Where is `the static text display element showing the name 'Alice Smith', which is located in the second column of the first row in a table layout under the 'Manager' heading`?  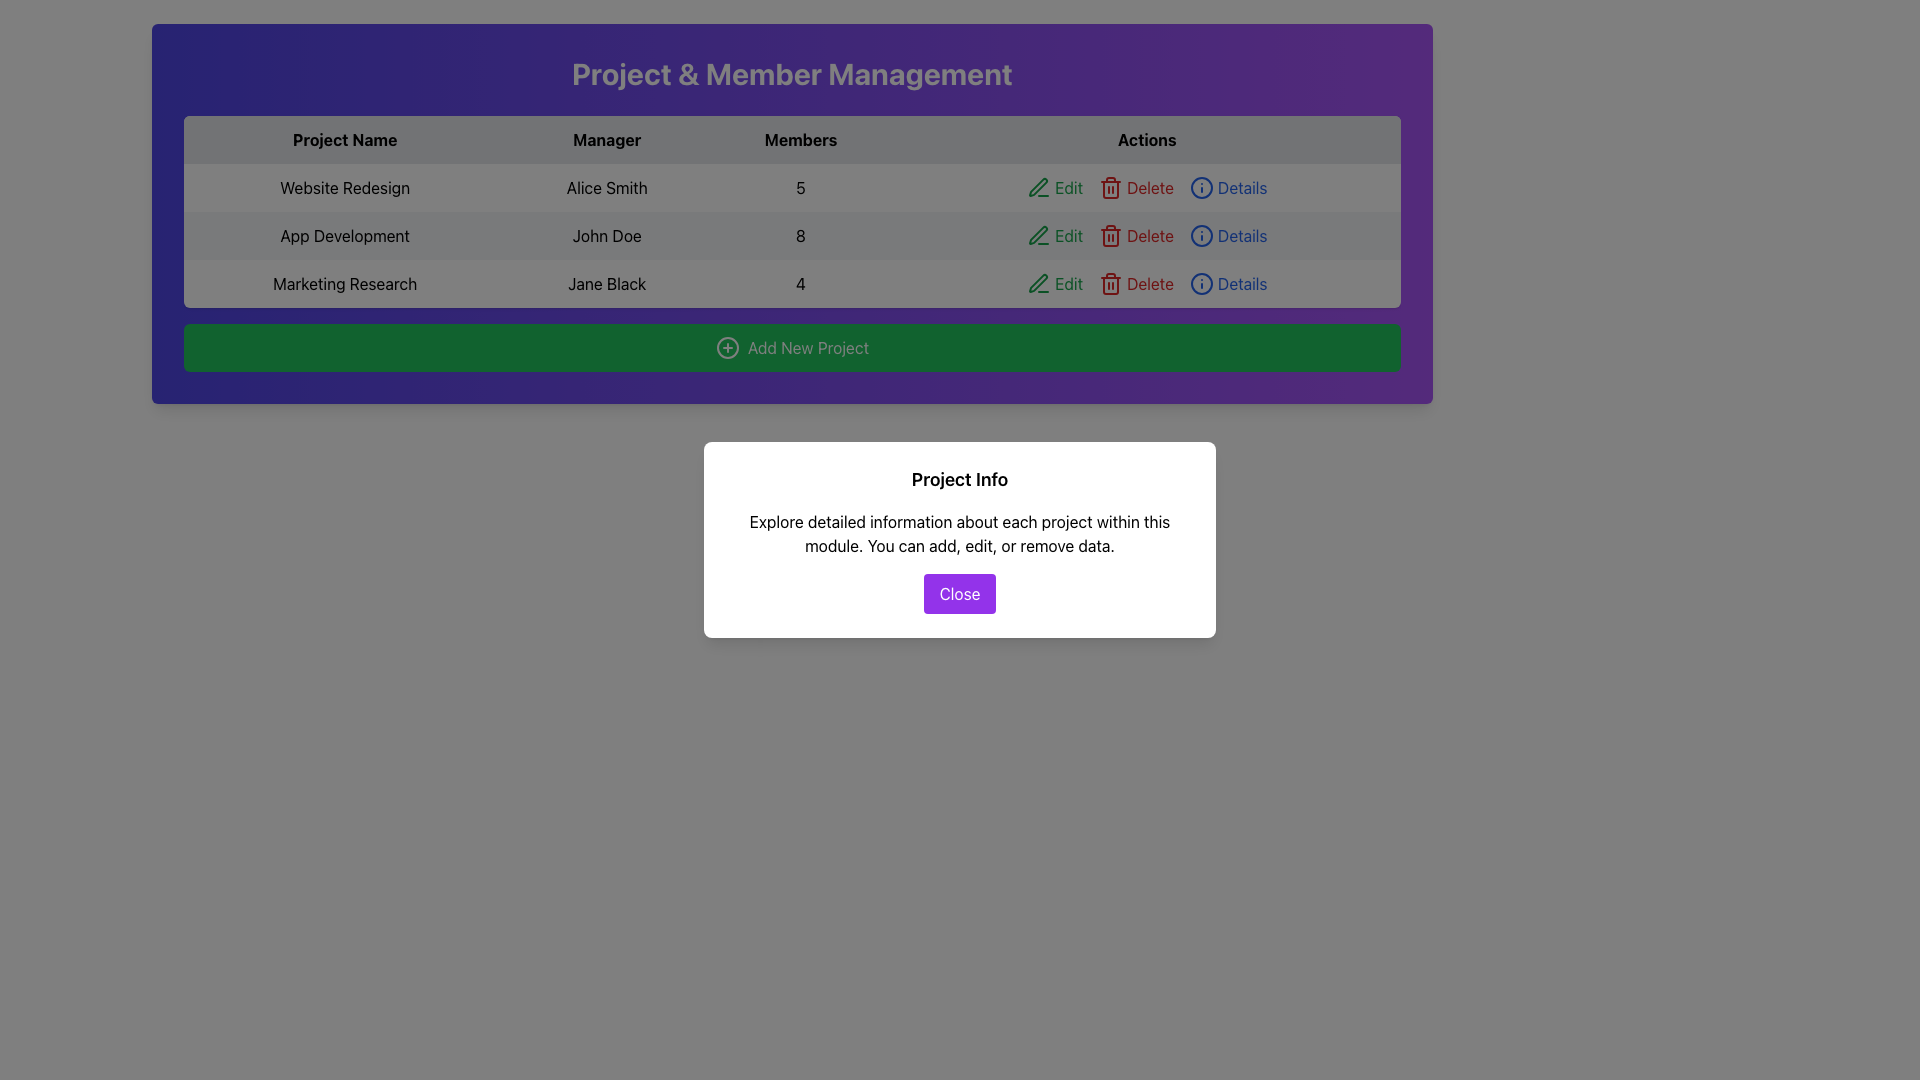 the static text display element showing the name 'Alice Smith', which is located in the second column of the first row in a table layout under the 'Manager' heading is located at coordinates (606, 188).